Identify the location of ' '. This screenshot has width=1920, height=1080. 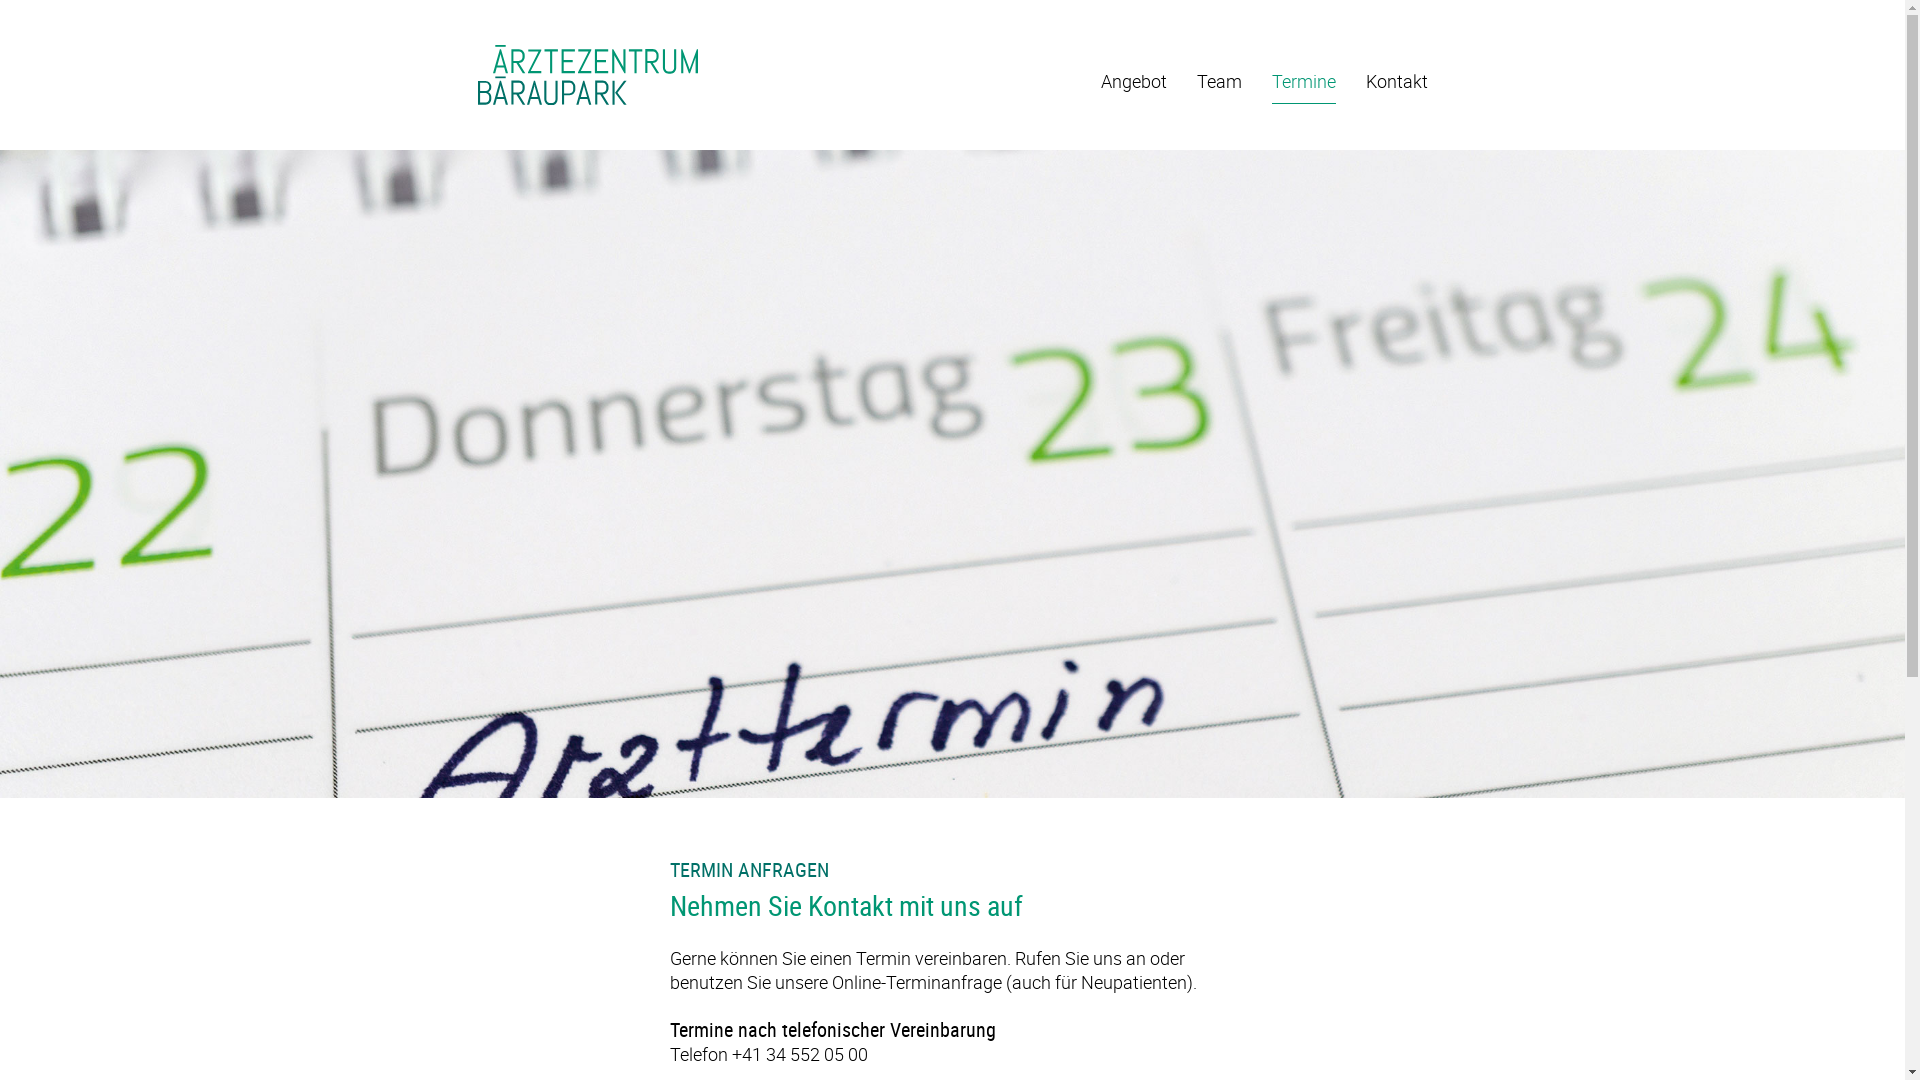
(477, 76).